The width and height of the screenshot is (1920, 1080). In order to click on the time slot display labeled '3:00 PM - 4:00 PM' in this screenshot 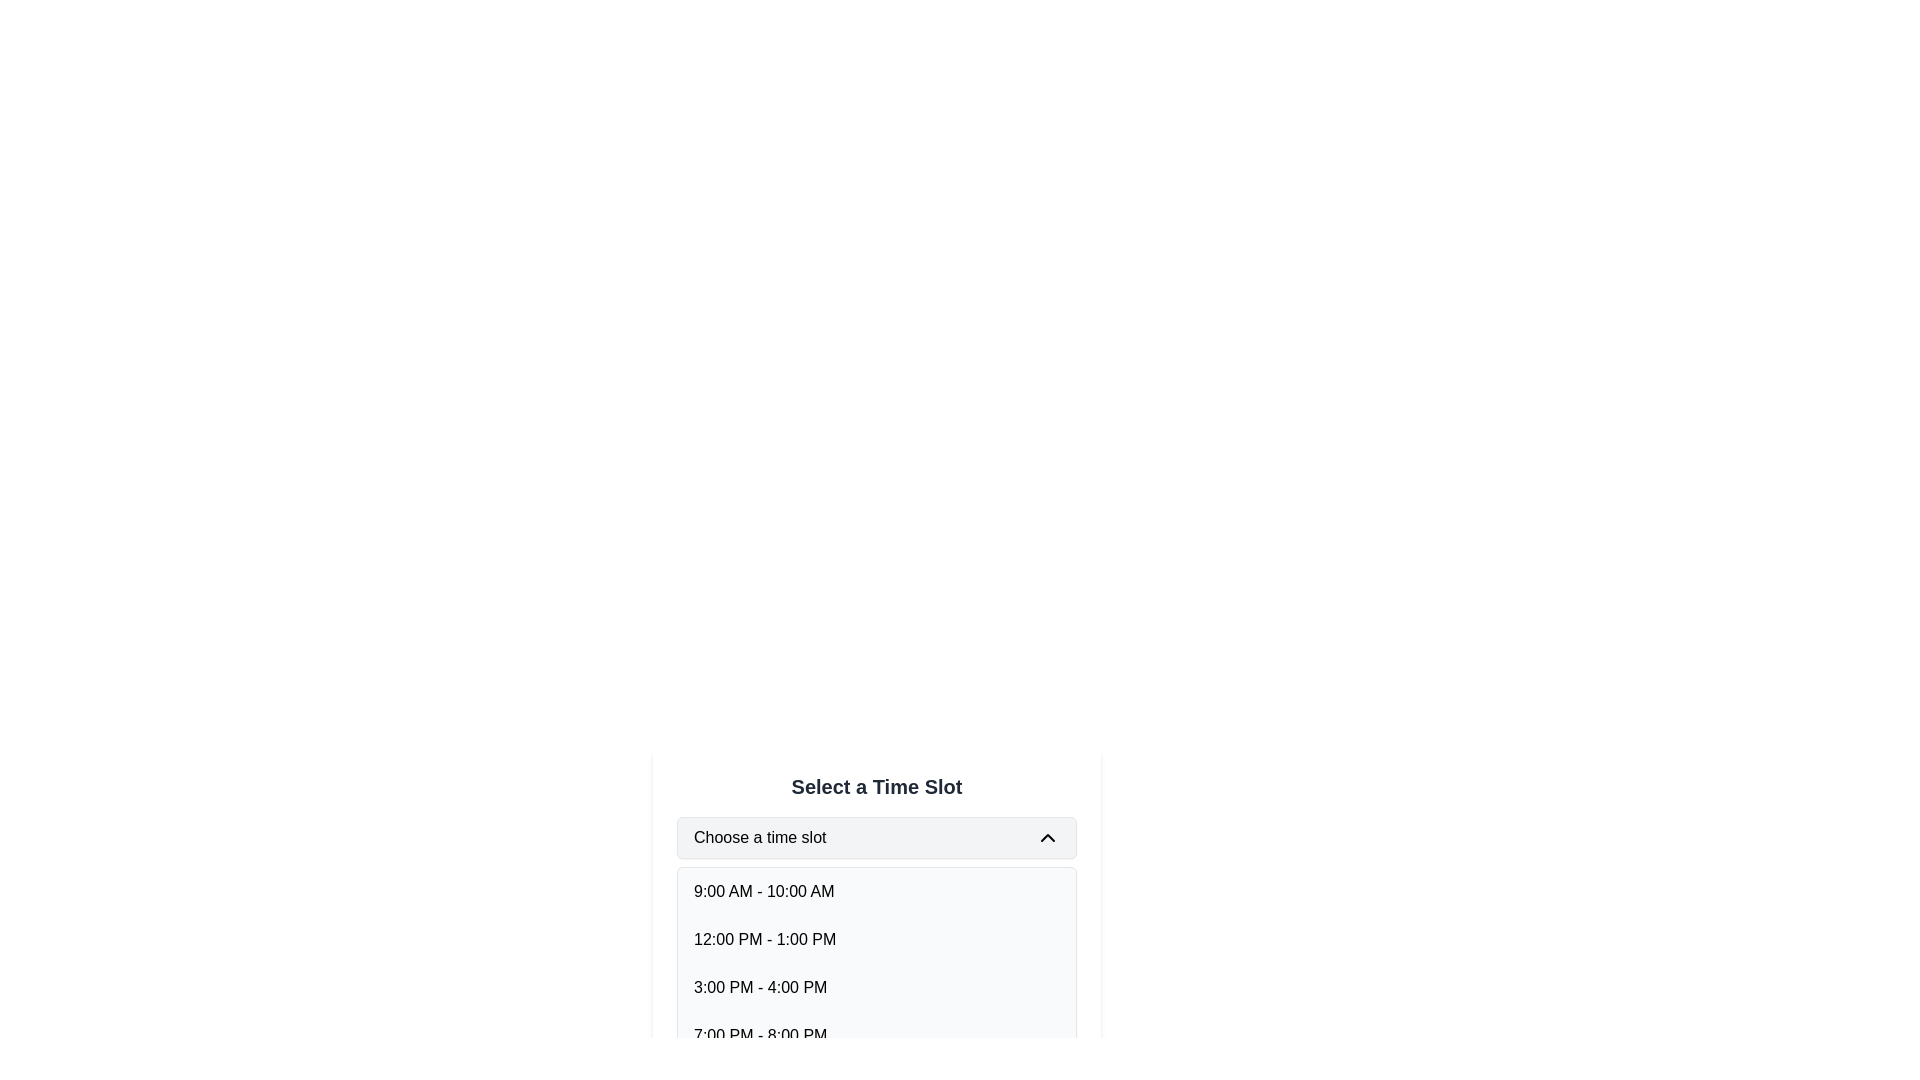, I will do `click(877, 986)`.